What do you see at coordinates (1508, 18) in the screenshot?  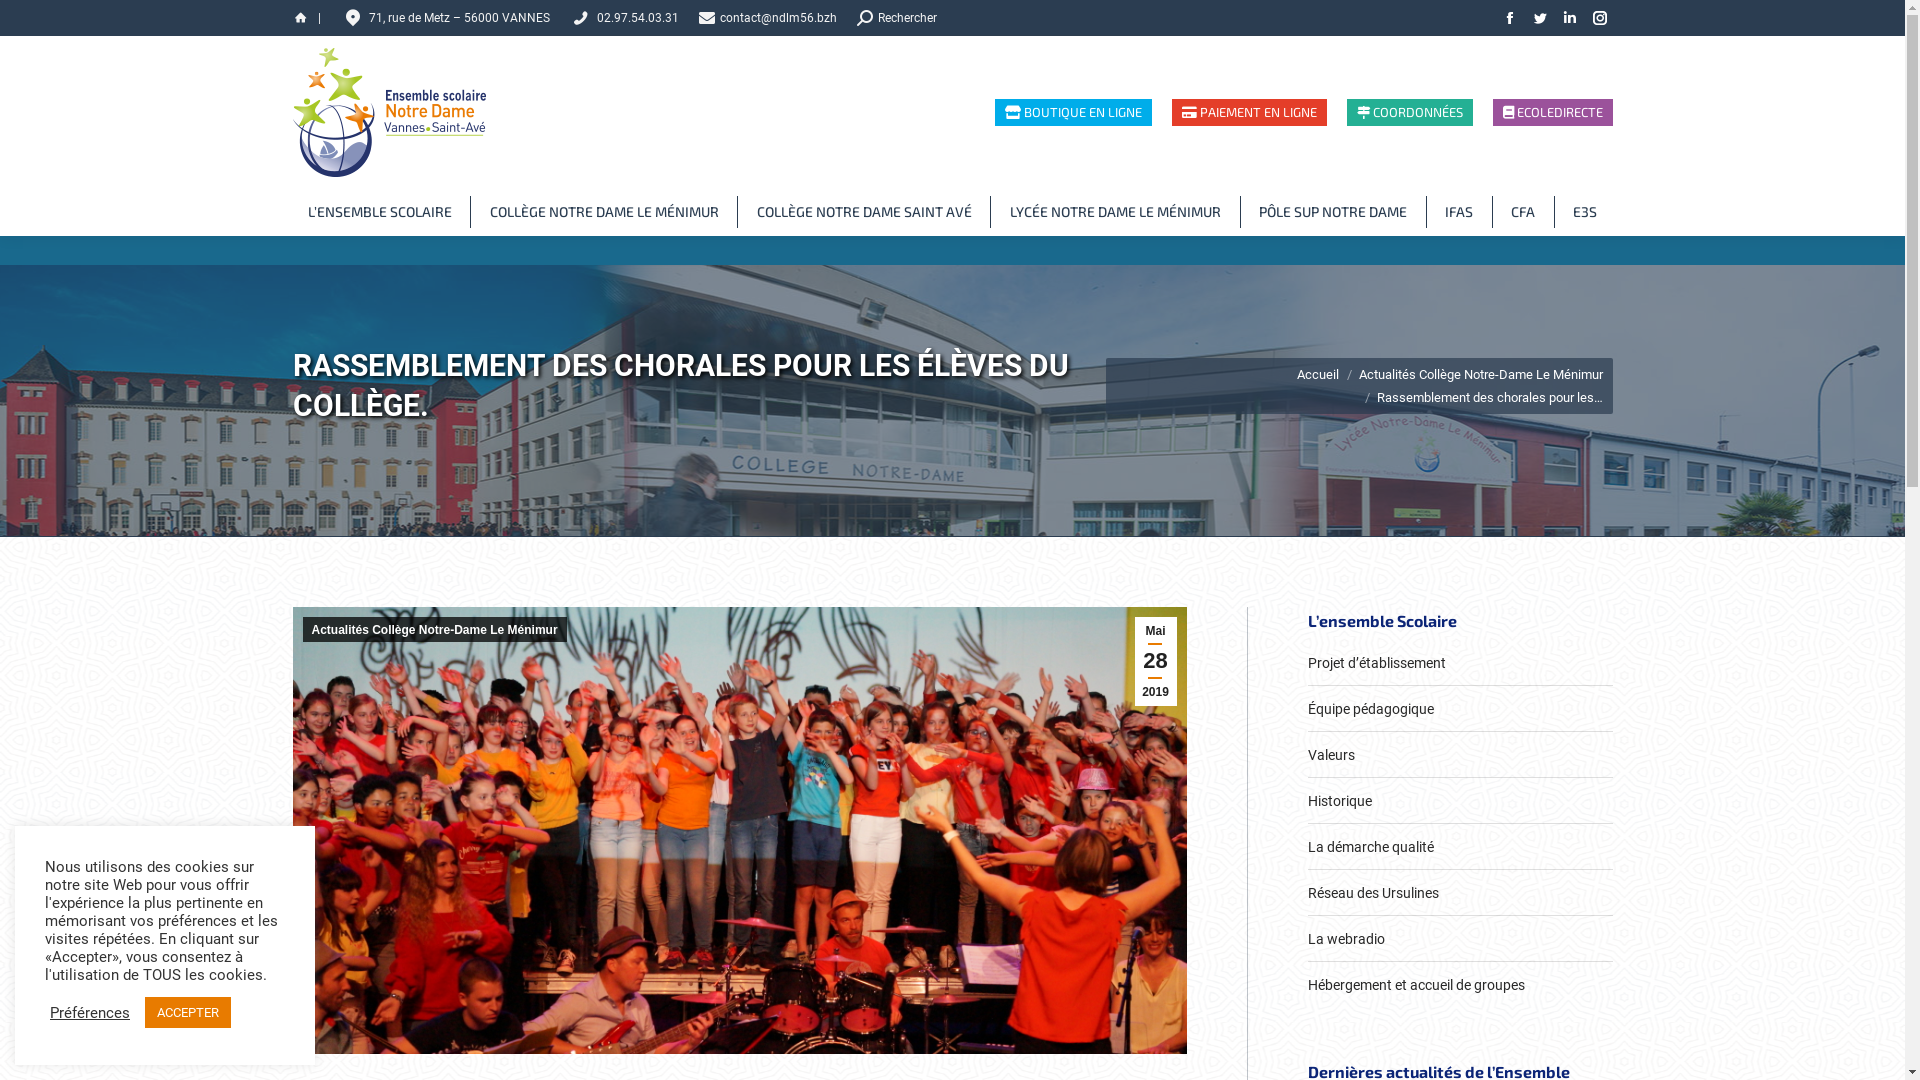 I see `'Facebook page opens in new window'` at bounding box center [1508, 18].